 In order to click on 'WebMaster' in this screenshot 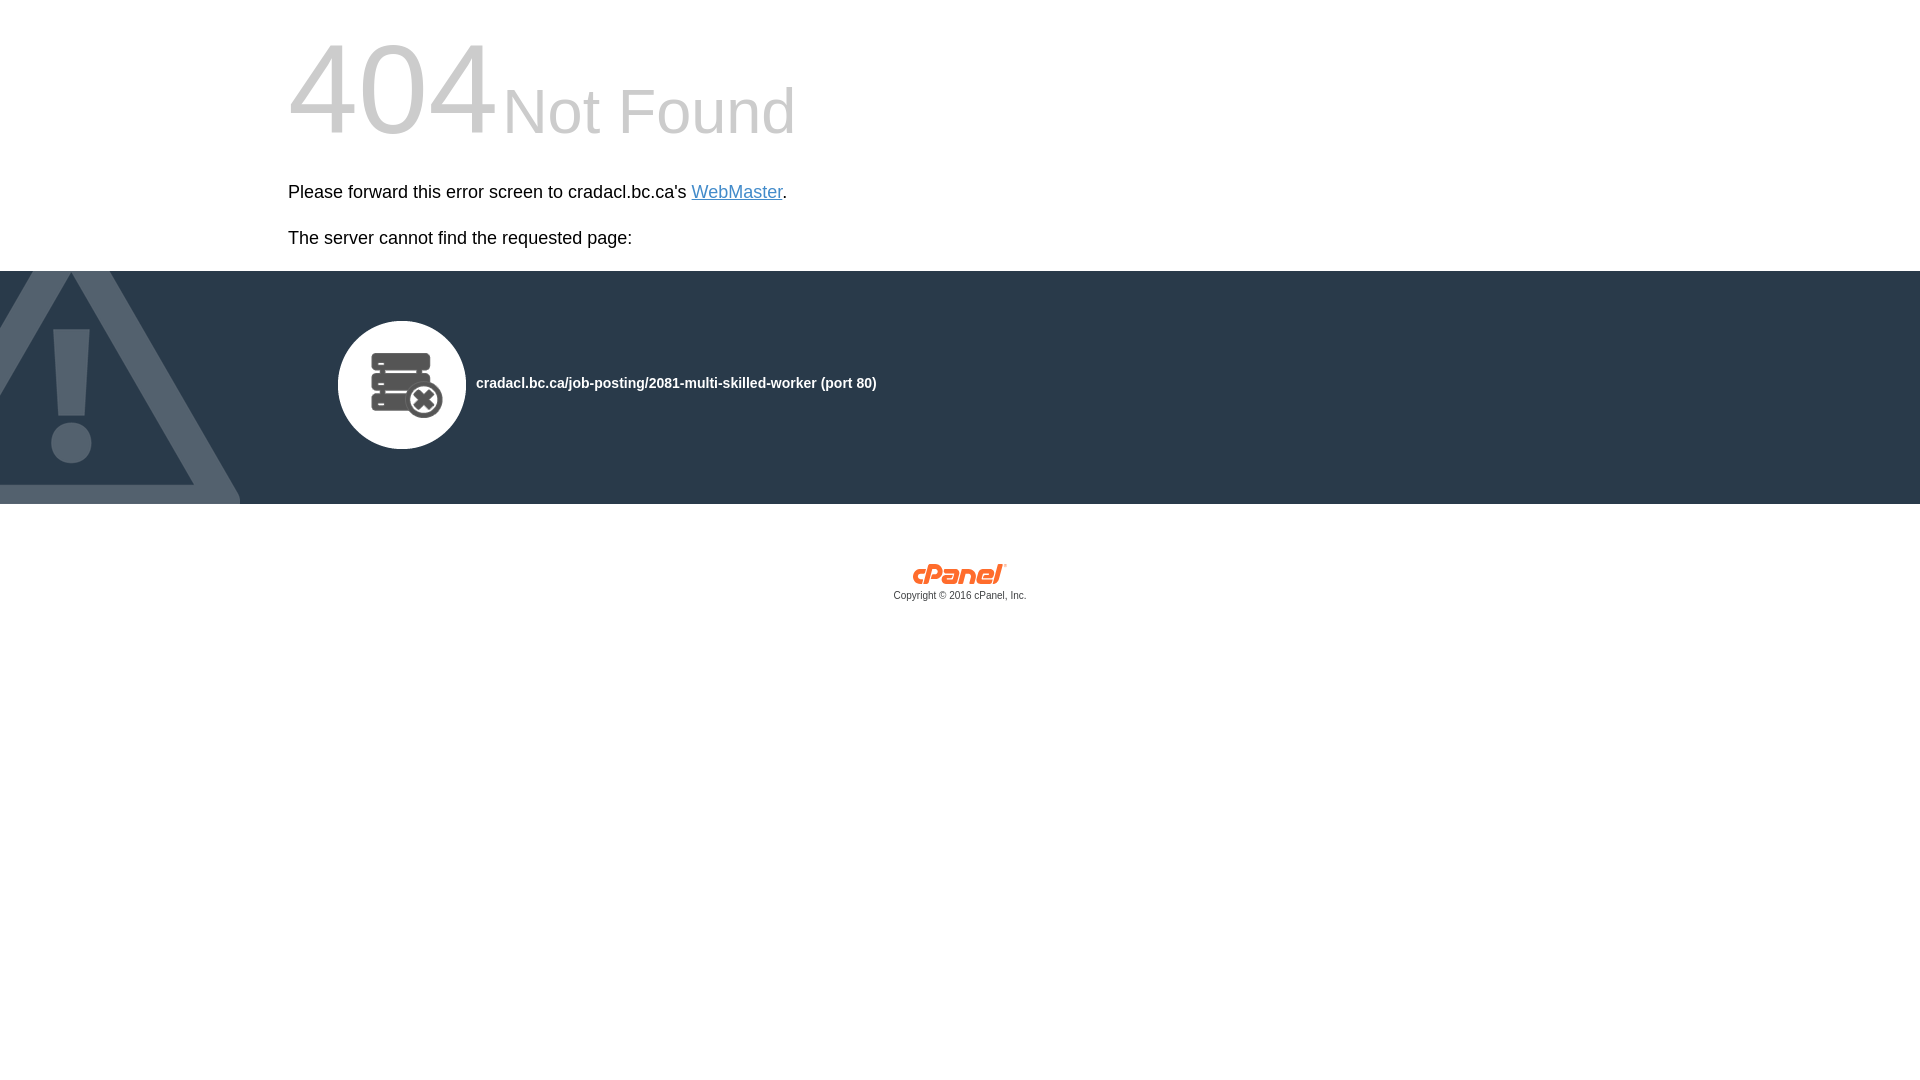, I will do `click(736, 192)`.